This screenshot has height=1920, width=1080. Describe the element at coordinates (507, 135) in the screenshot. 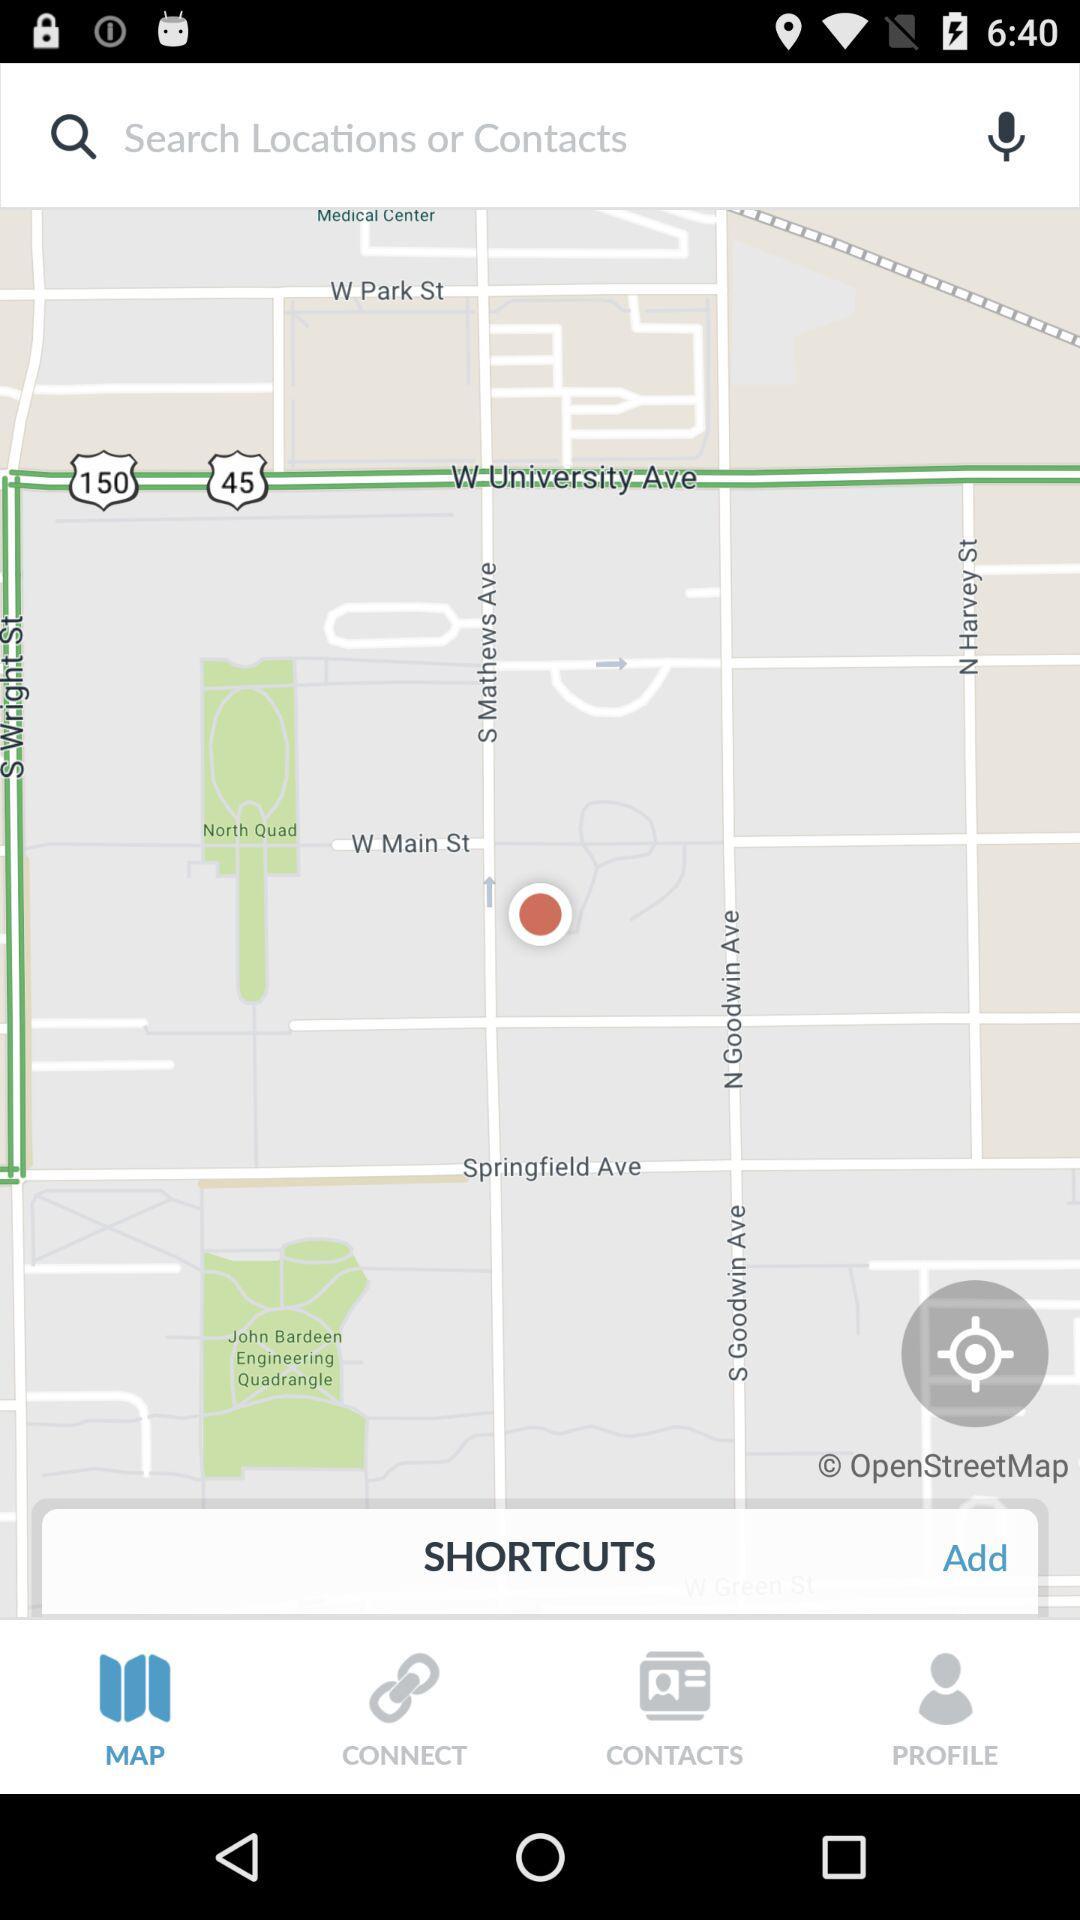

I see `search feature` at that location.